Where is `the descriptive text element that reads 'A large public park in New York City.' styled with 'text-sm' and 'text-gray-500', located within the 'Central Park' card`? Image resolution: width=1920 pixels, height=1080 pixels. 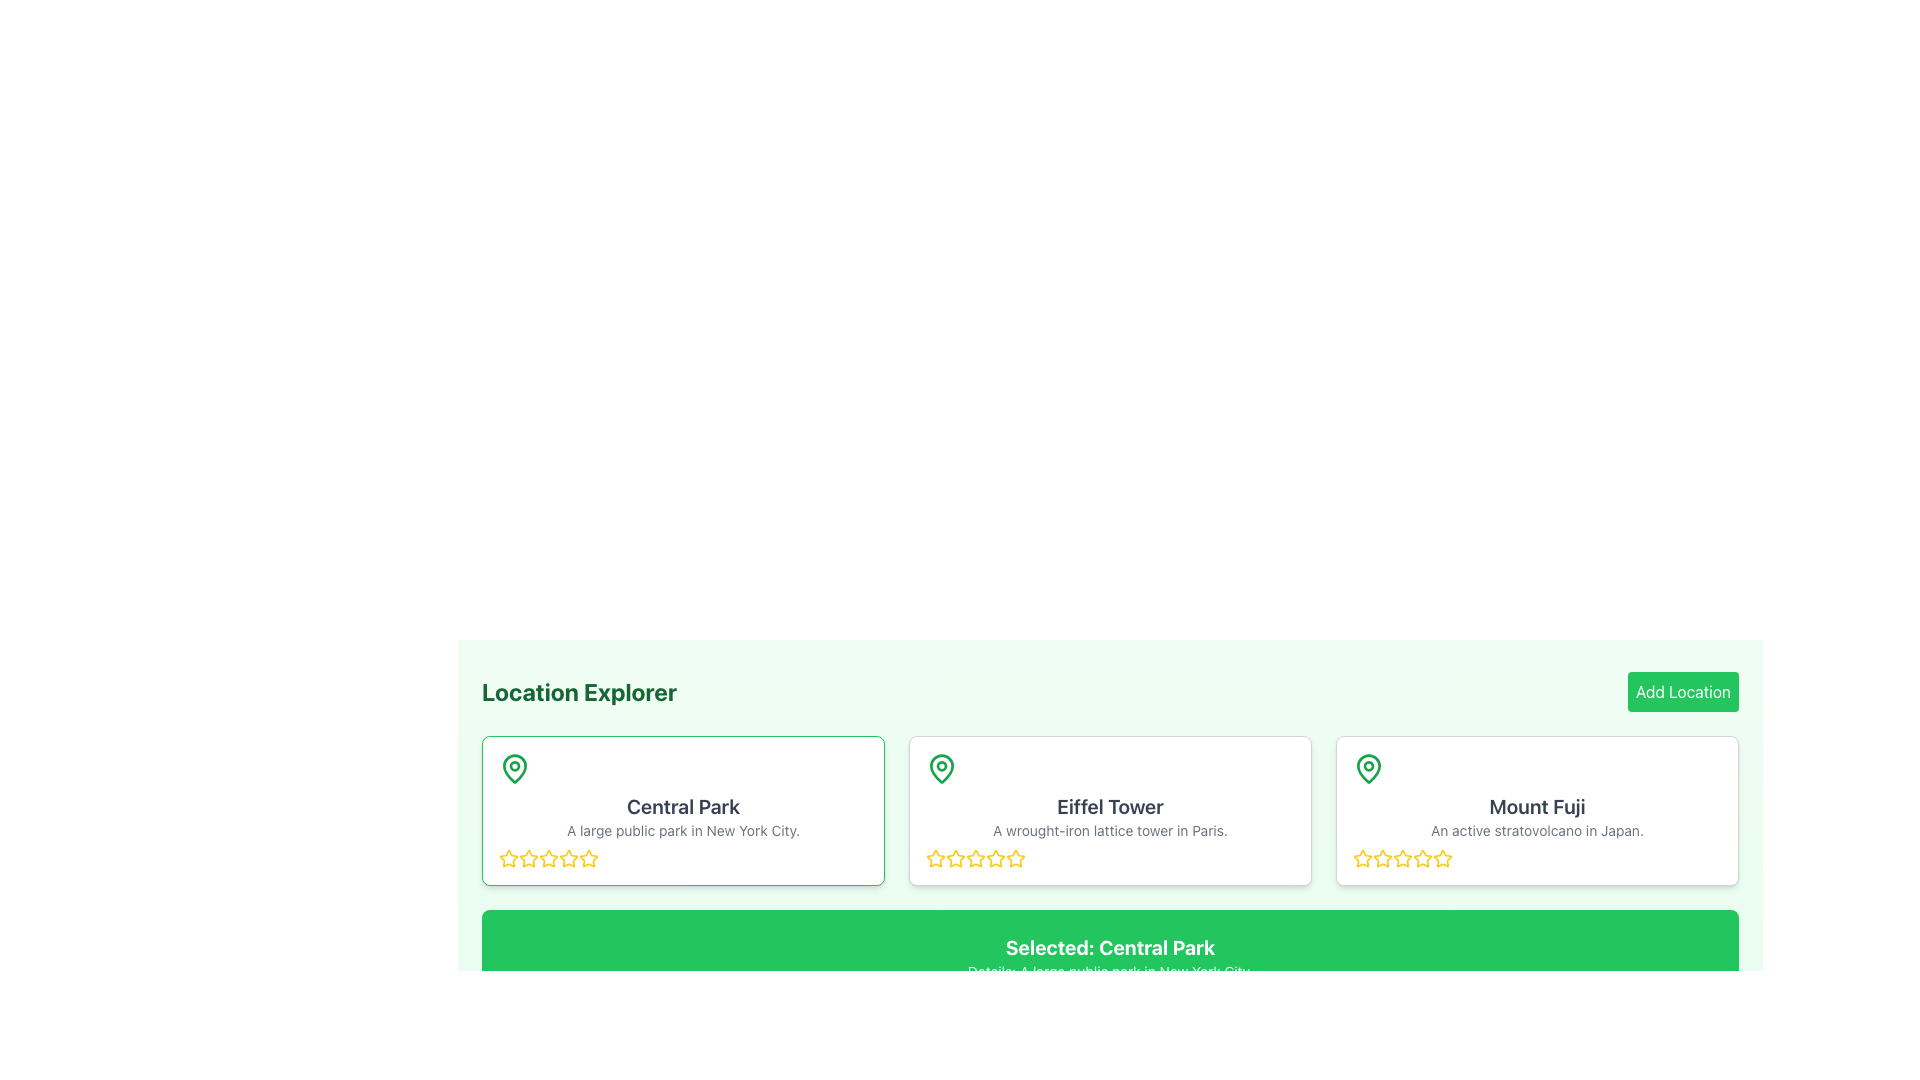
the descriptive text element that reads 'A large public park in New York City.' styled with 'text-sm' and 'text-gray-500', located within the 'Central Park' card is located at coordinates (683, 830).